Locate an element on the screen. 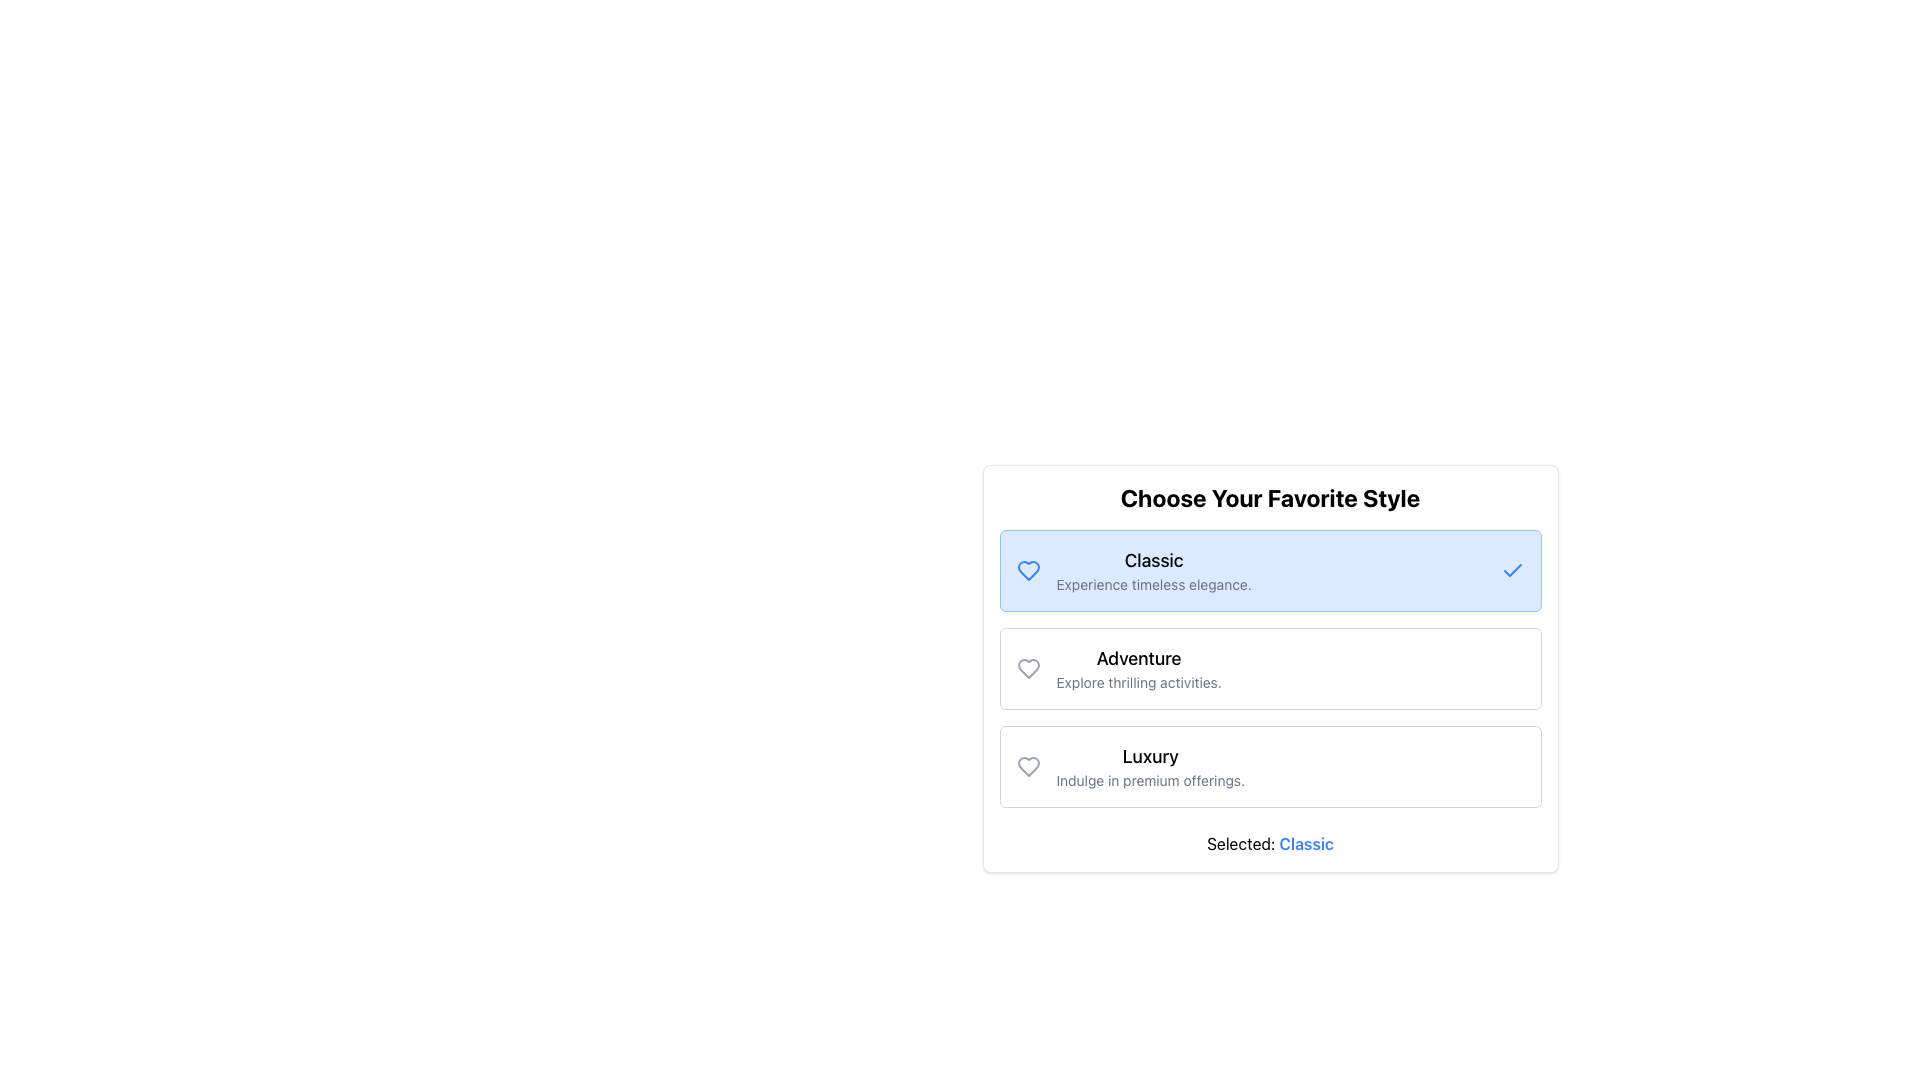  the text display element that shows the title and description for a luxury-themed option, located in the third card of a vertically stacked list is located at coordinates (1150, 766).